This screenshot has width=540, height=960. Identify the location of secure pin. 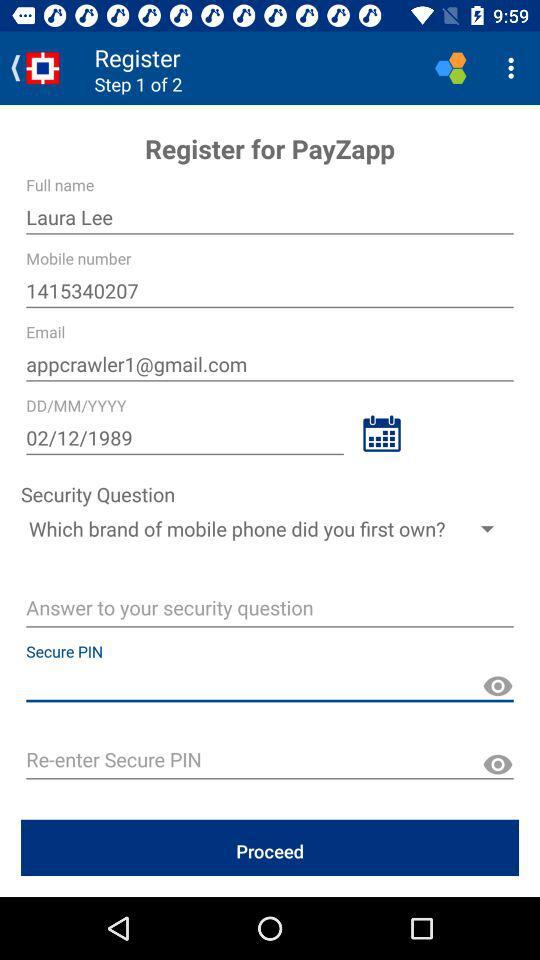
(270, 761).